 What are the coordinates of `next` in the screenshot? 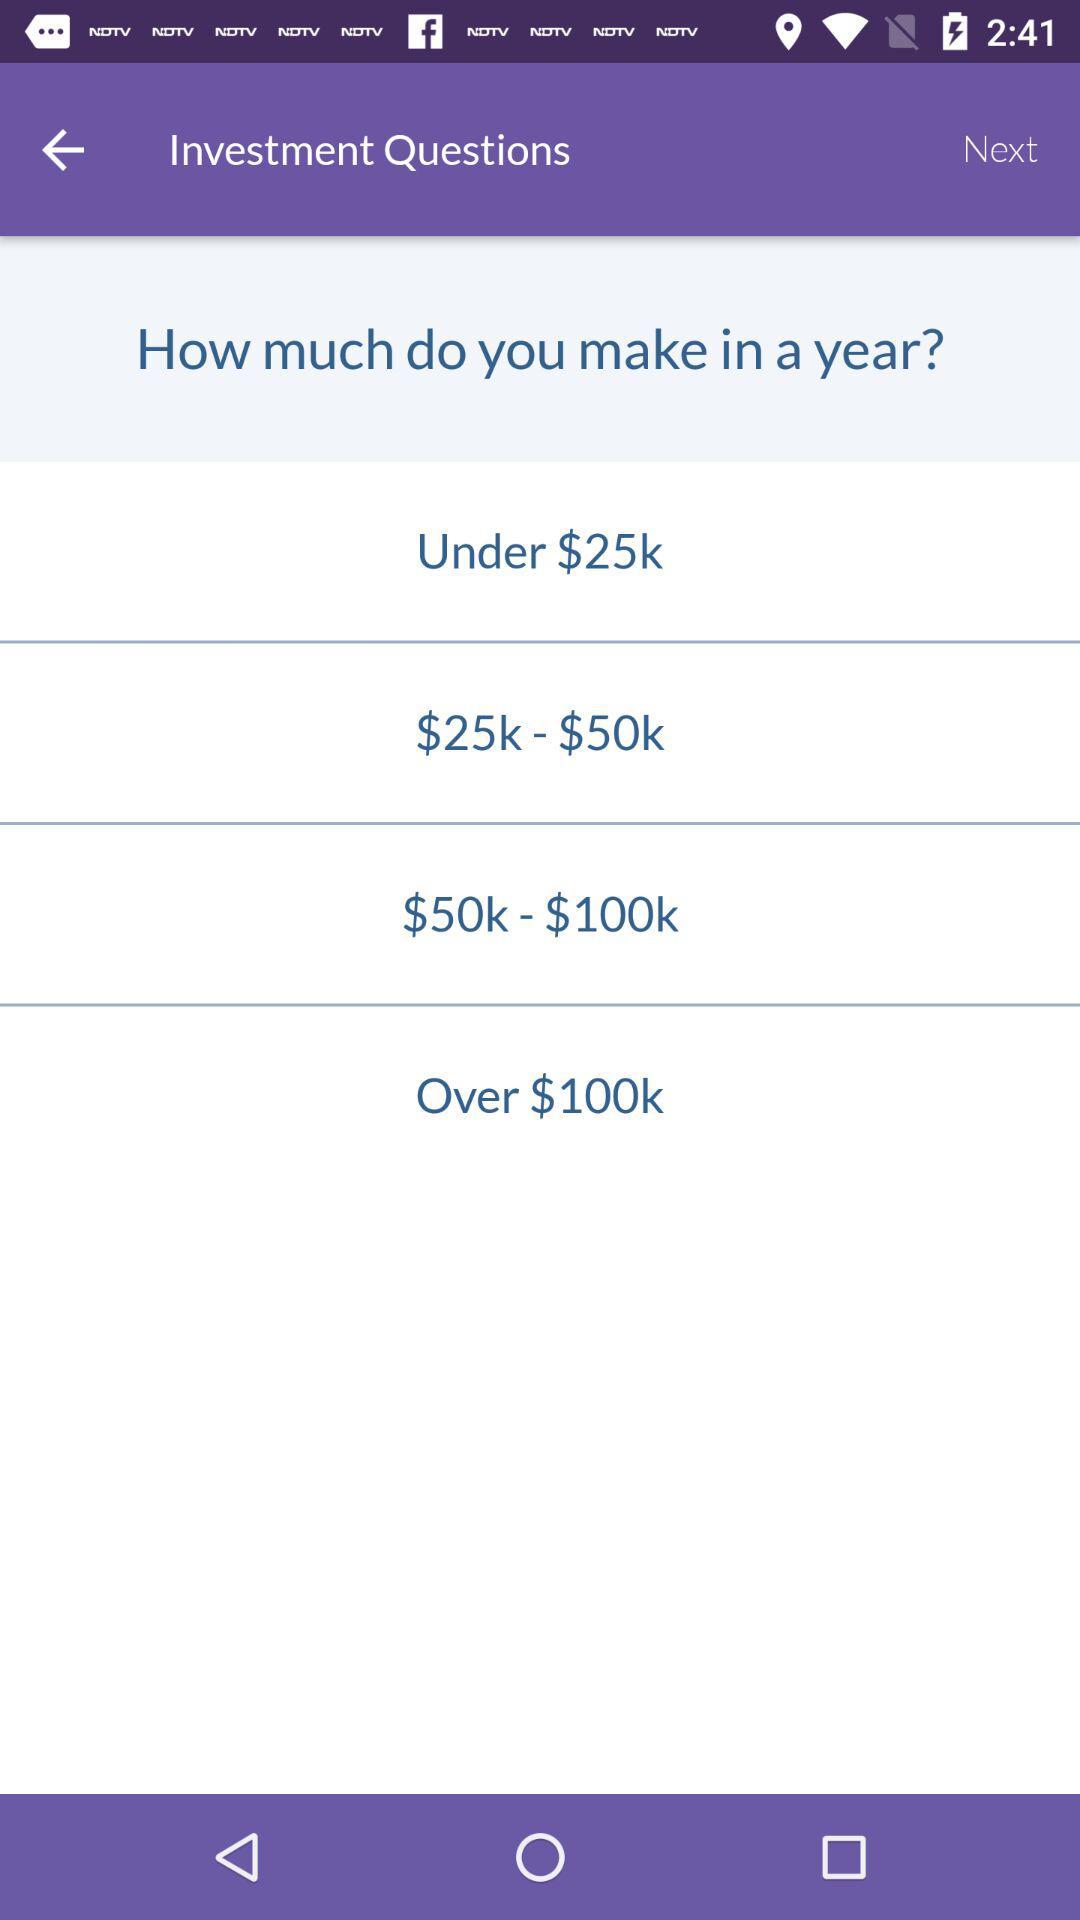 It's located at (1000, 148).